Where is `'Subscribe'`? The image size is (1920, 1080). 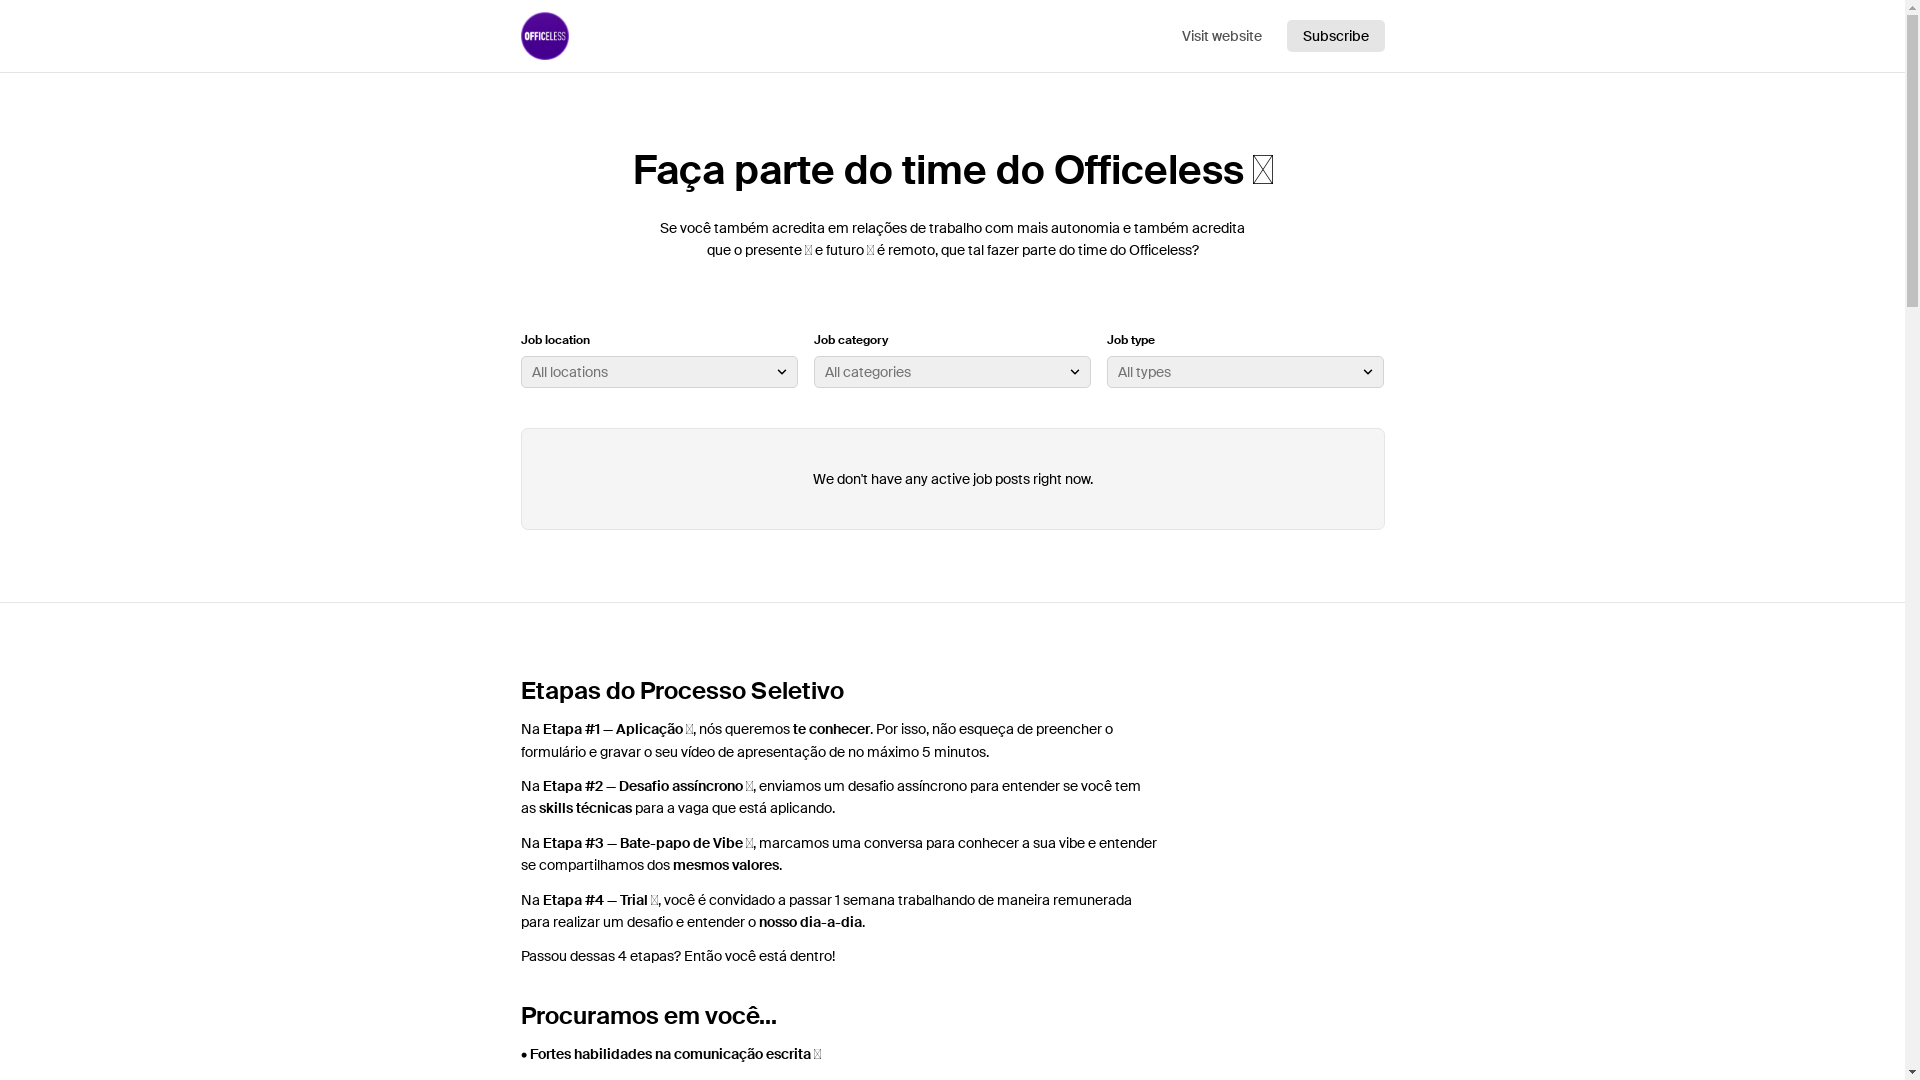 'Subscribe' is located at coordinates (1286, 35).